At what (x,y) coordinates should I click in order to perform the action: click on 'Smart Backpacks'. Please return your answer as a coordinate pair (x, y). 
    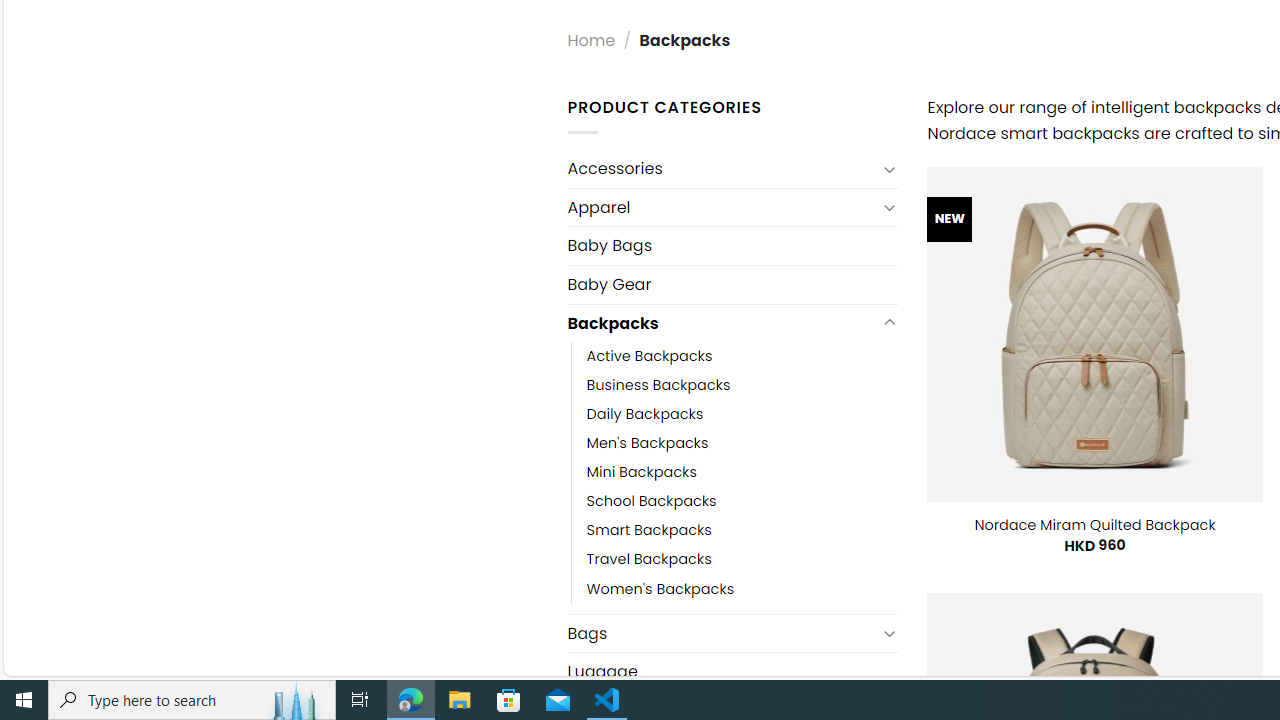
    Looking at the image, I should click on (648, 530).